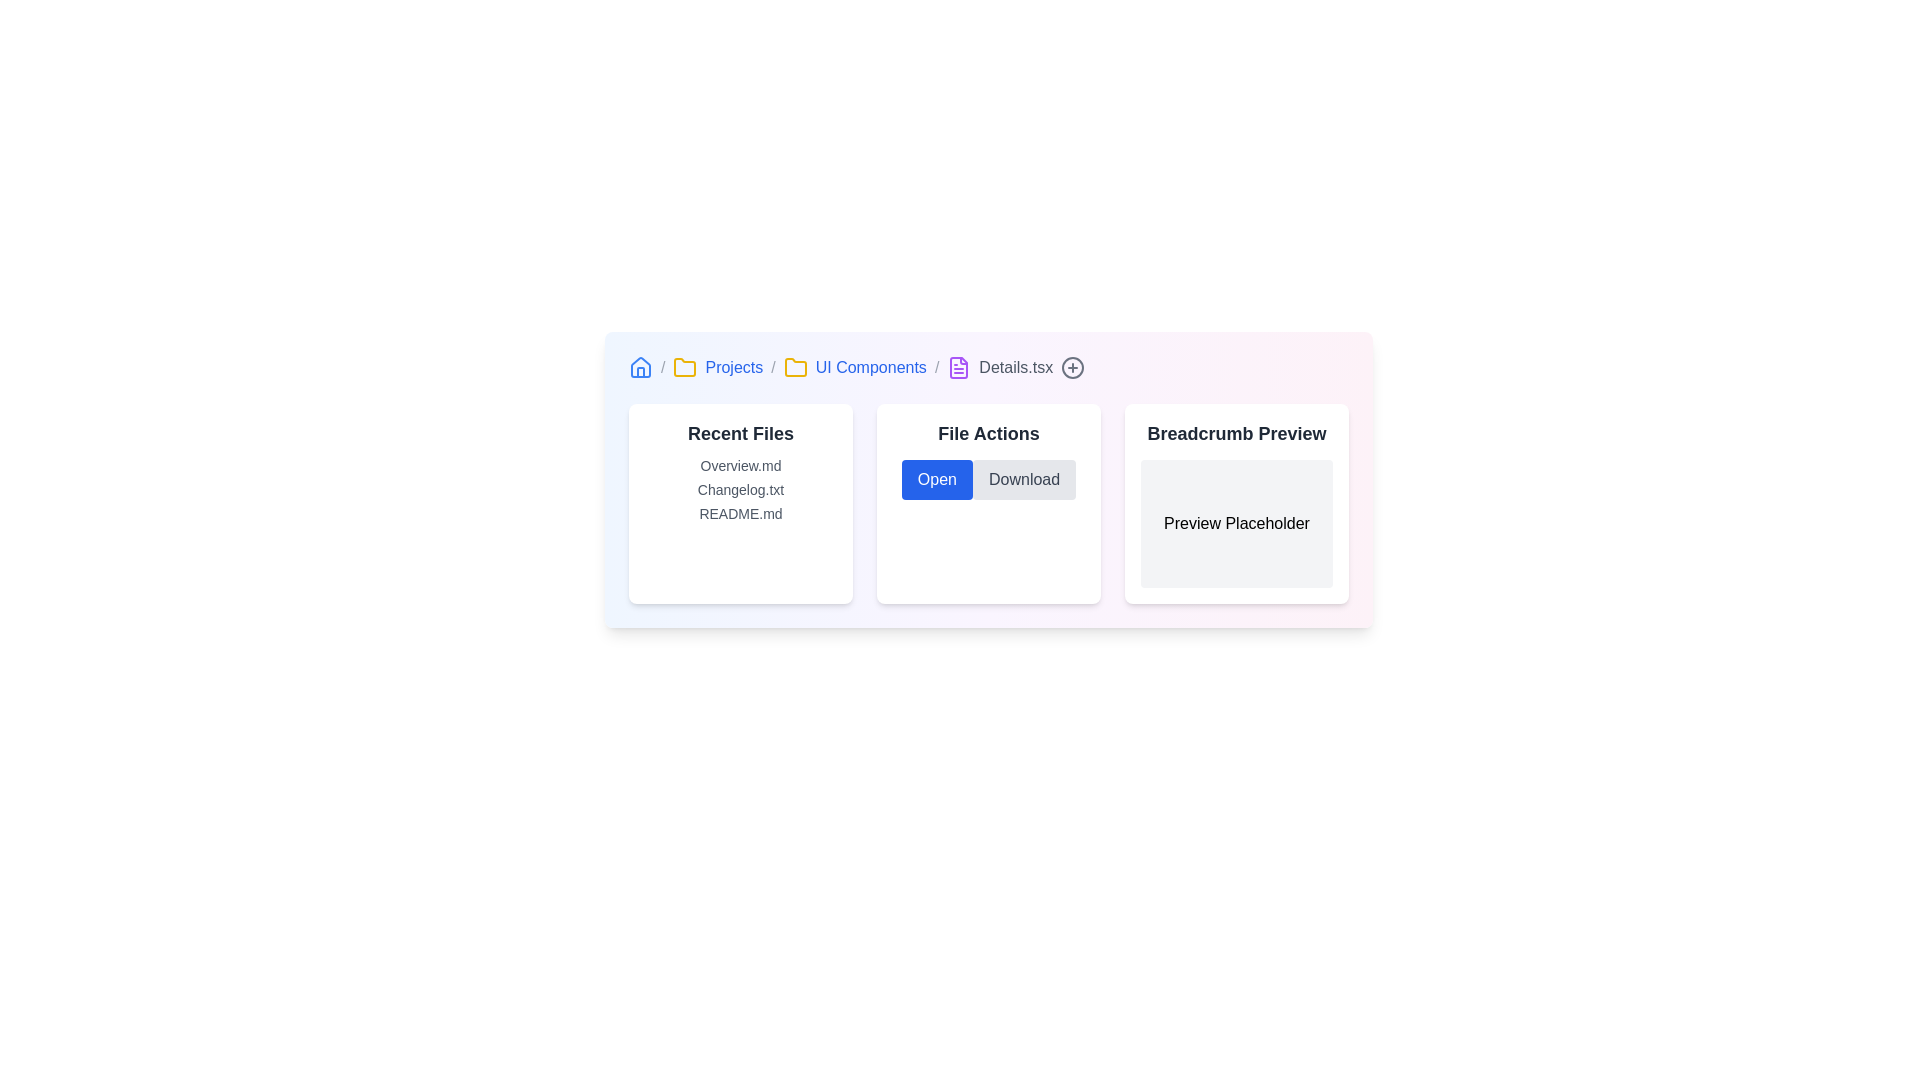 The height and width of the screenshot is (1080, 1920). What do you see at coordinates (794, 367) in the screenshot?
I see `the folder icon in the breadcrumb navigation sequence, which is located between the 'Projects' folder and the 'UI Components' link` at bounding box center [794, 367].